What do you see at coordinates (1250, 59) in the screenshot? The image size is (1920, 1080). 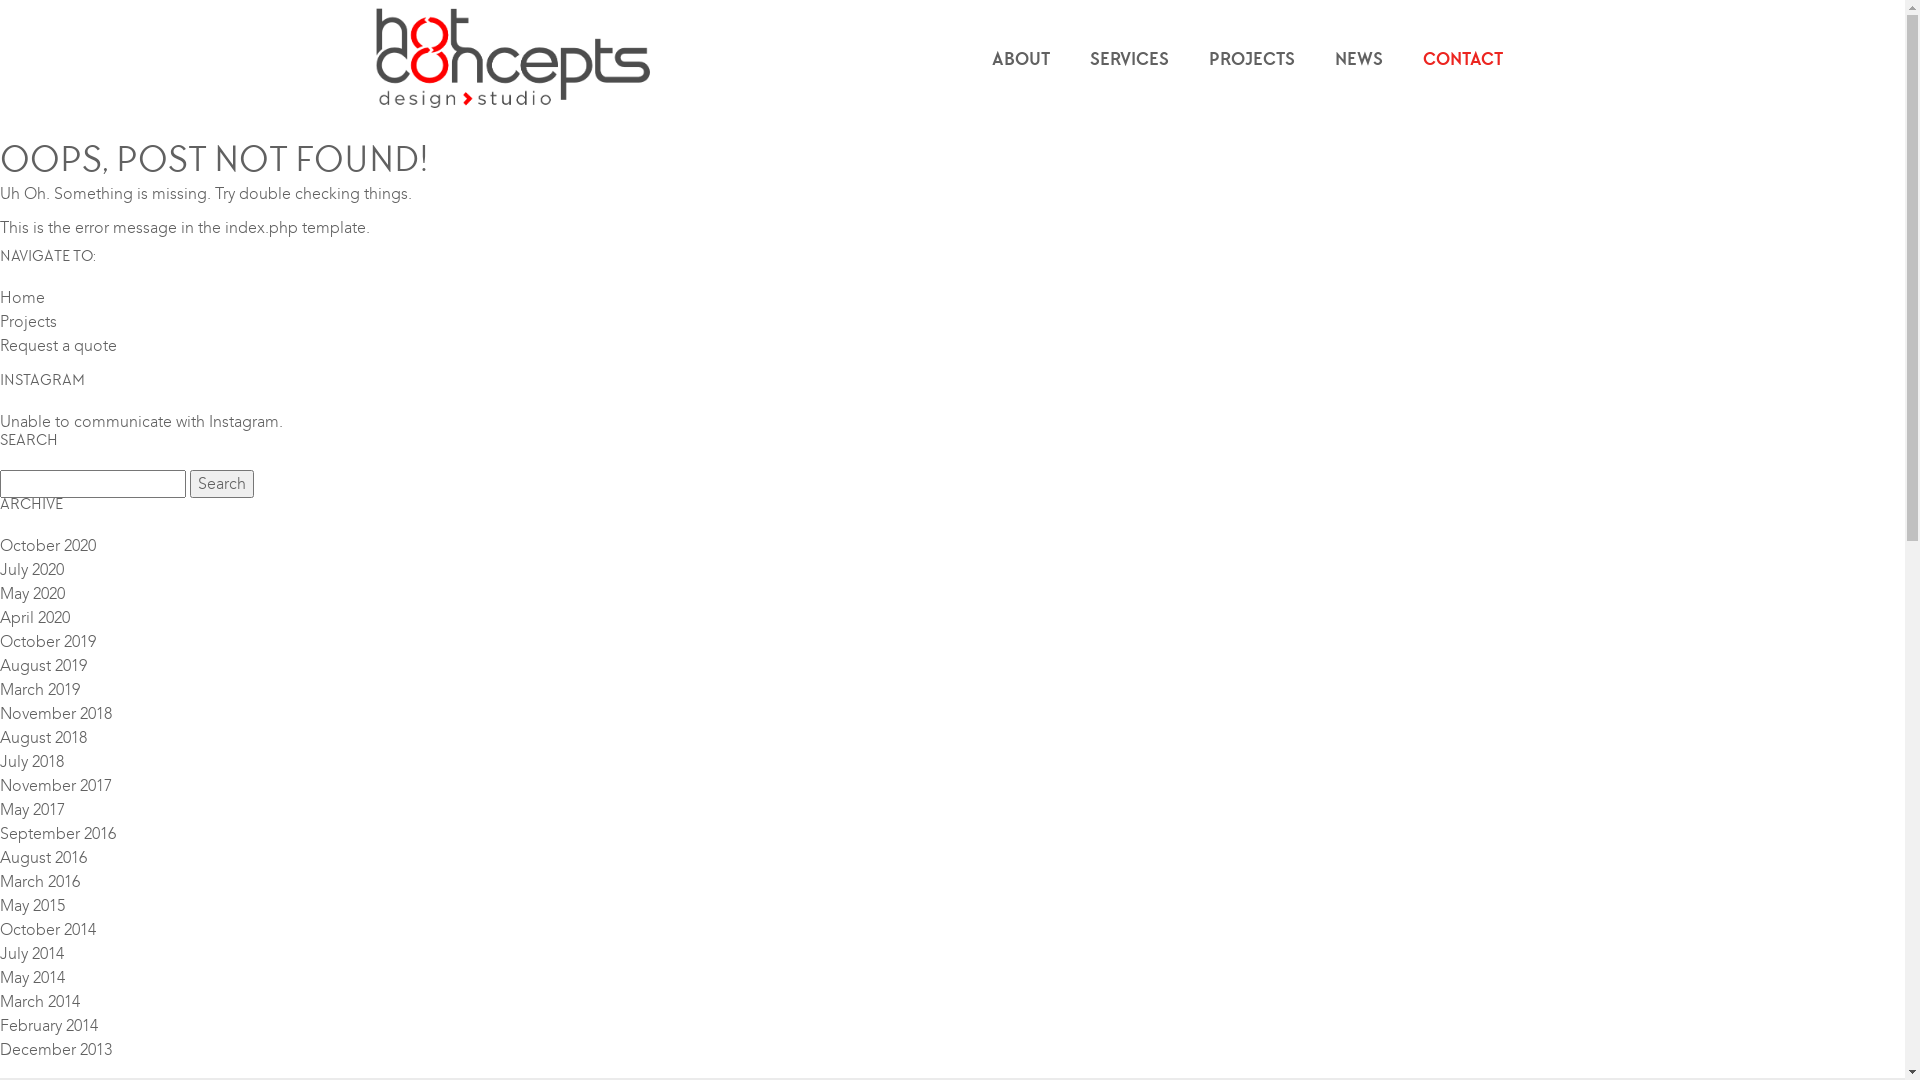 I see `'PROJECTS'` at bounding box center [1250, 59].